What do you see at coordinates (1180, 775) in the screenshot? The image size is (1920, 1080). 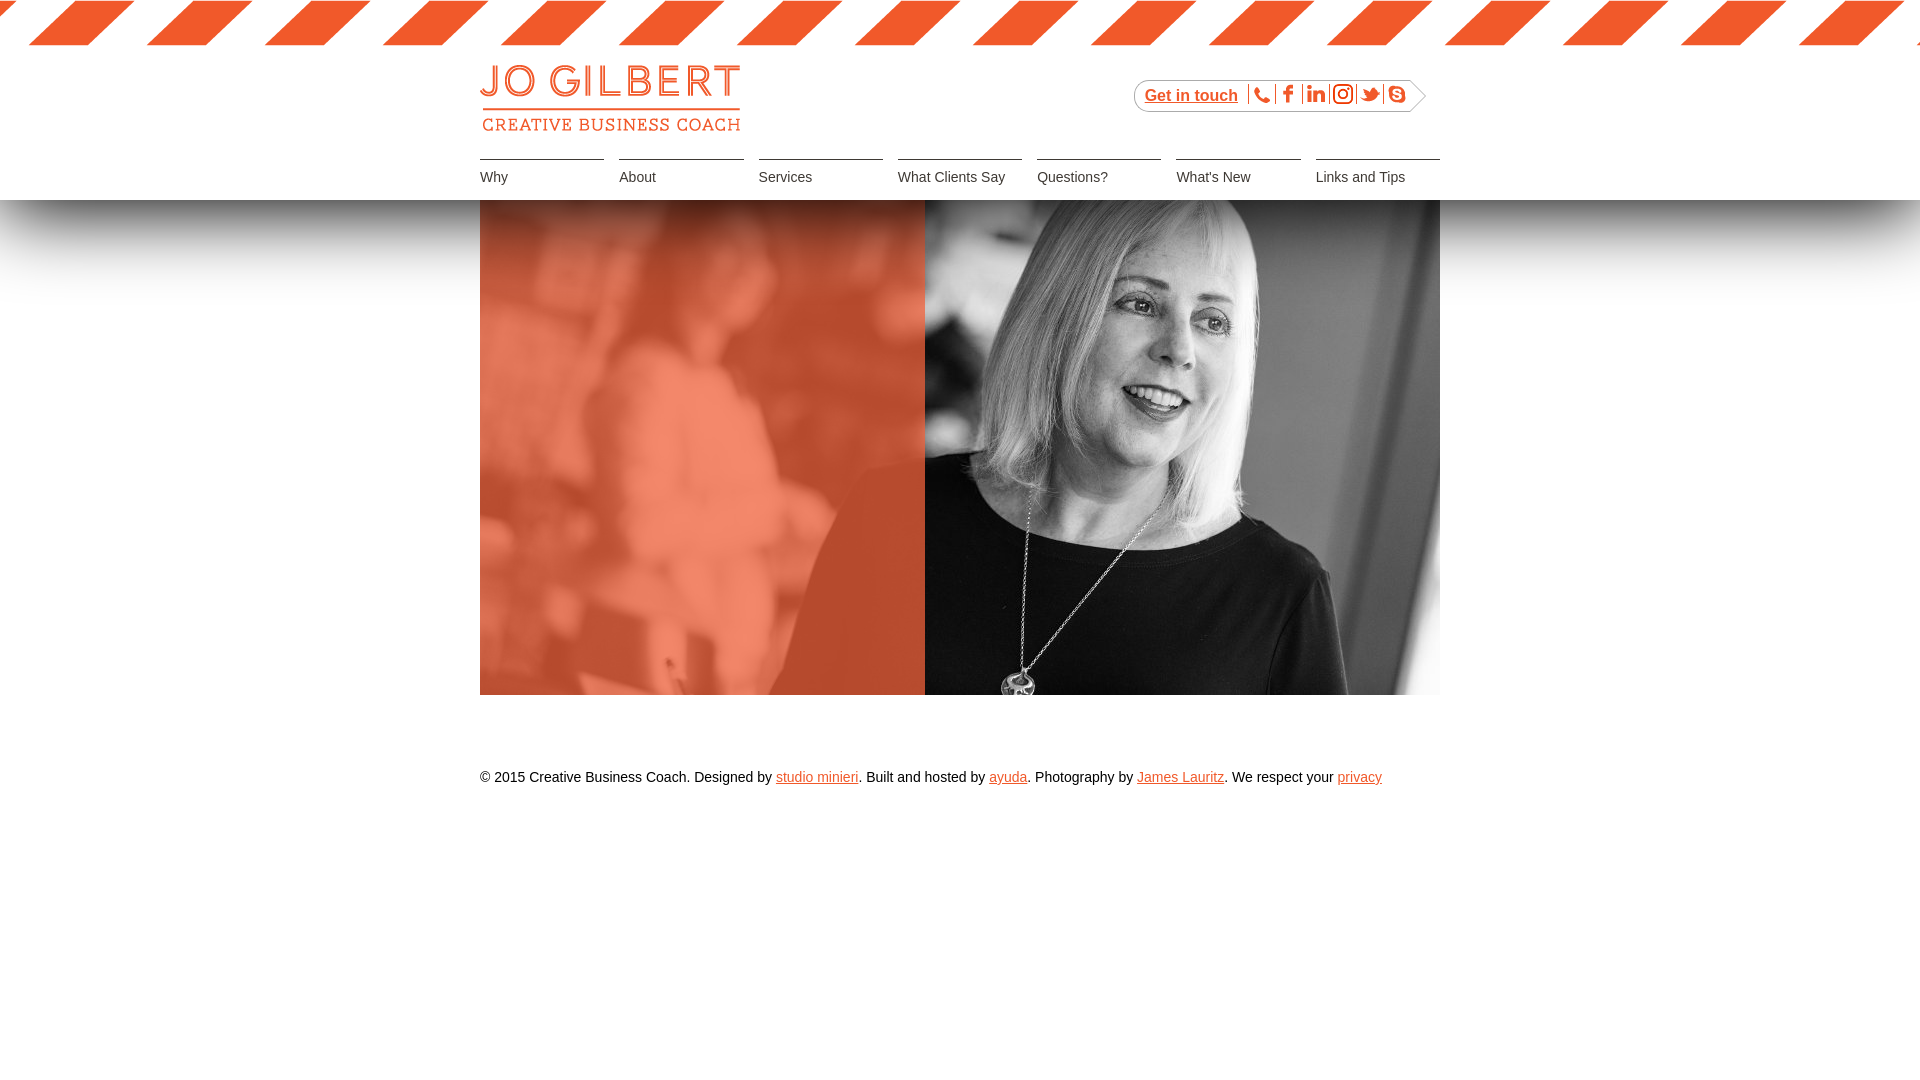 I see `'James Lauritz'` at bounding box center [1180, 775].